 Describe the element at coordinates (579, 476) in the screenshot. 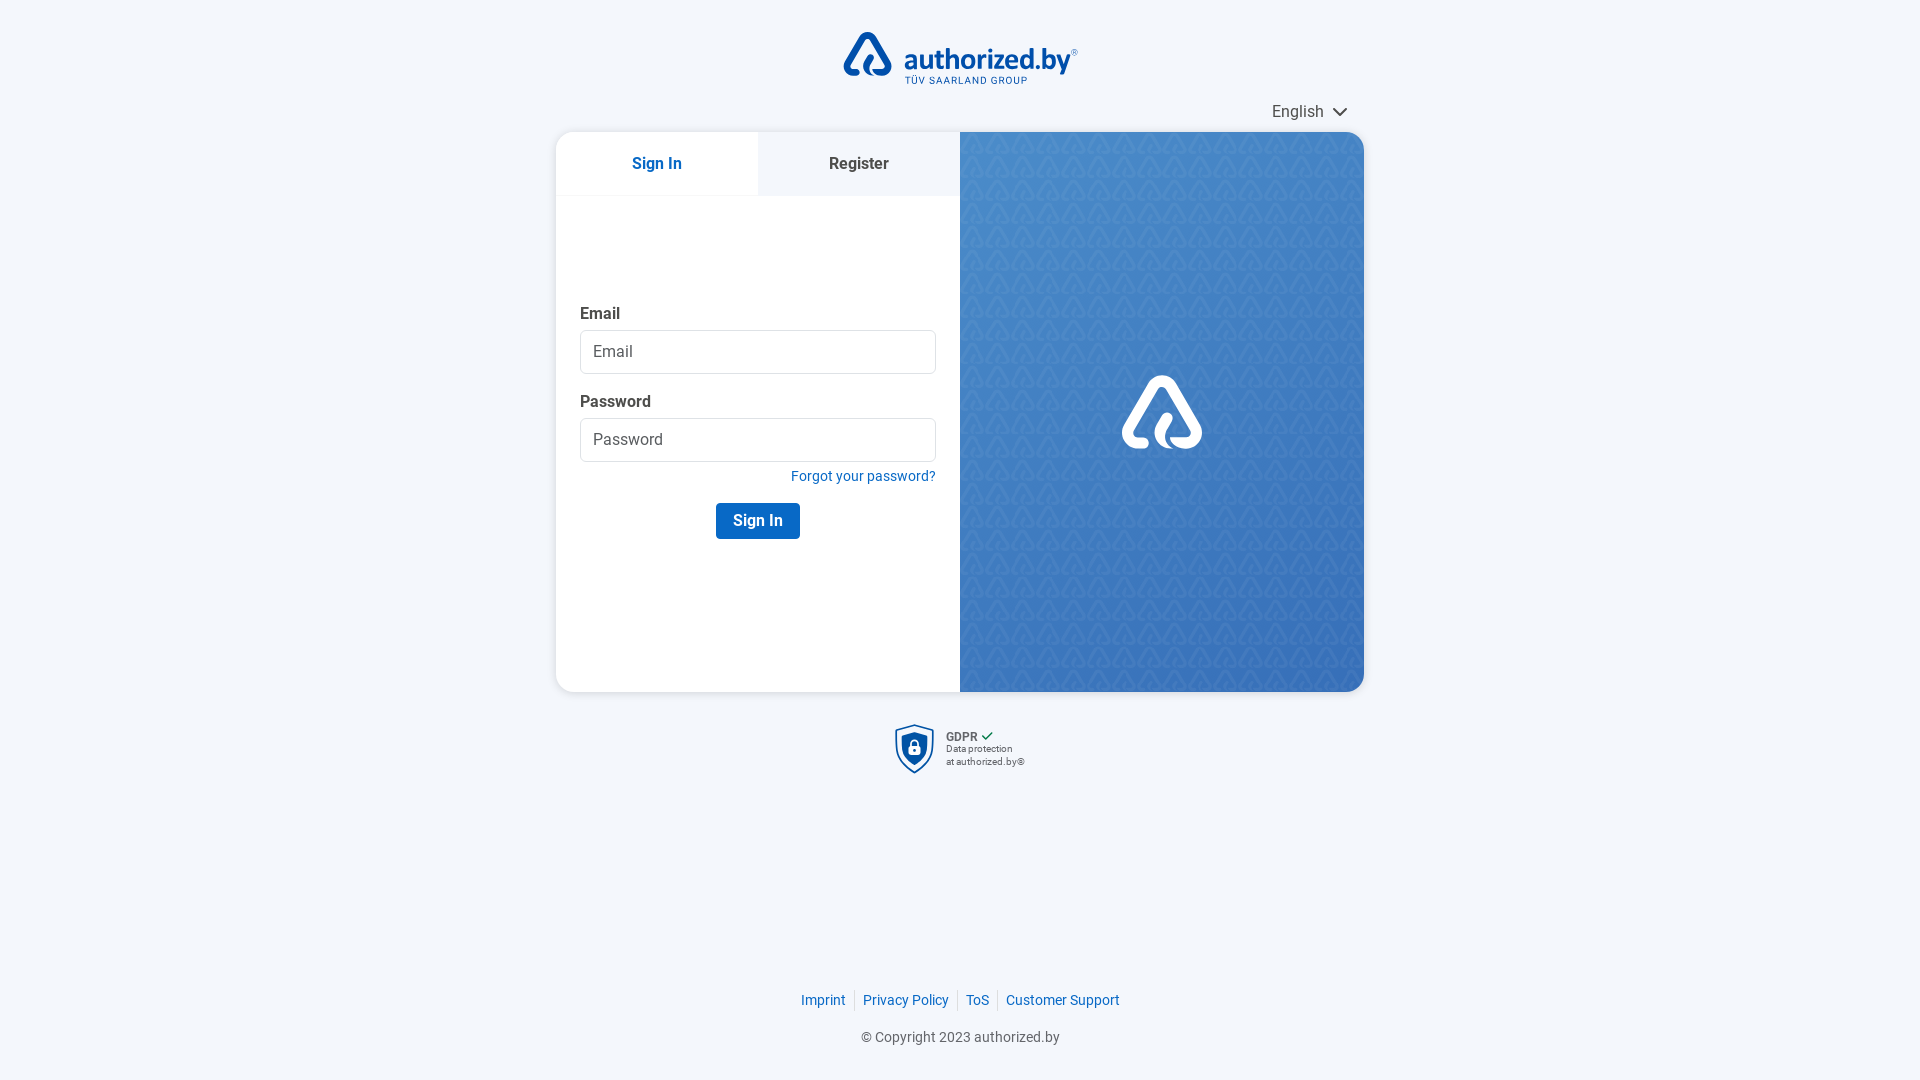

I see `'Forgot your password?'` at that location.